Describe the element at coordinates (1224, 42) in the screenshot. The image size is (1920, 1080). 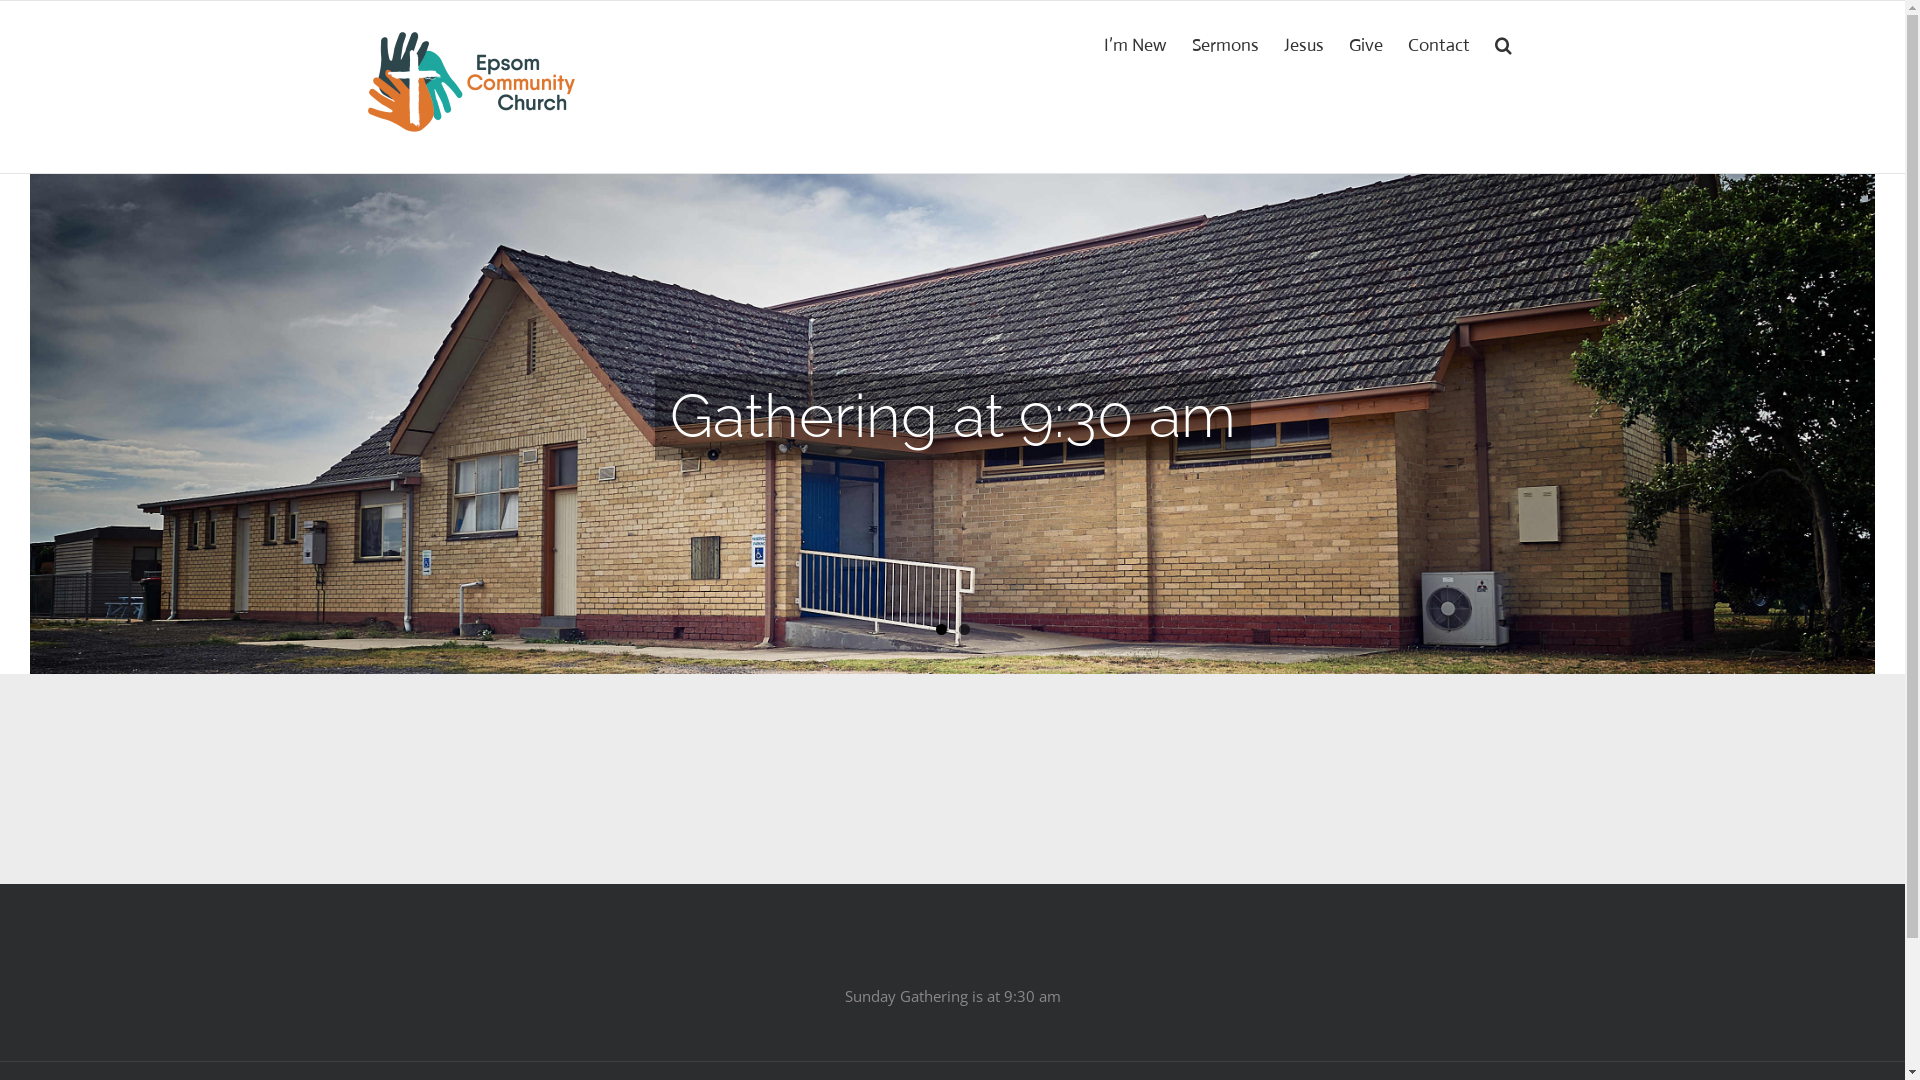
I see `'Sermons'` at that location.